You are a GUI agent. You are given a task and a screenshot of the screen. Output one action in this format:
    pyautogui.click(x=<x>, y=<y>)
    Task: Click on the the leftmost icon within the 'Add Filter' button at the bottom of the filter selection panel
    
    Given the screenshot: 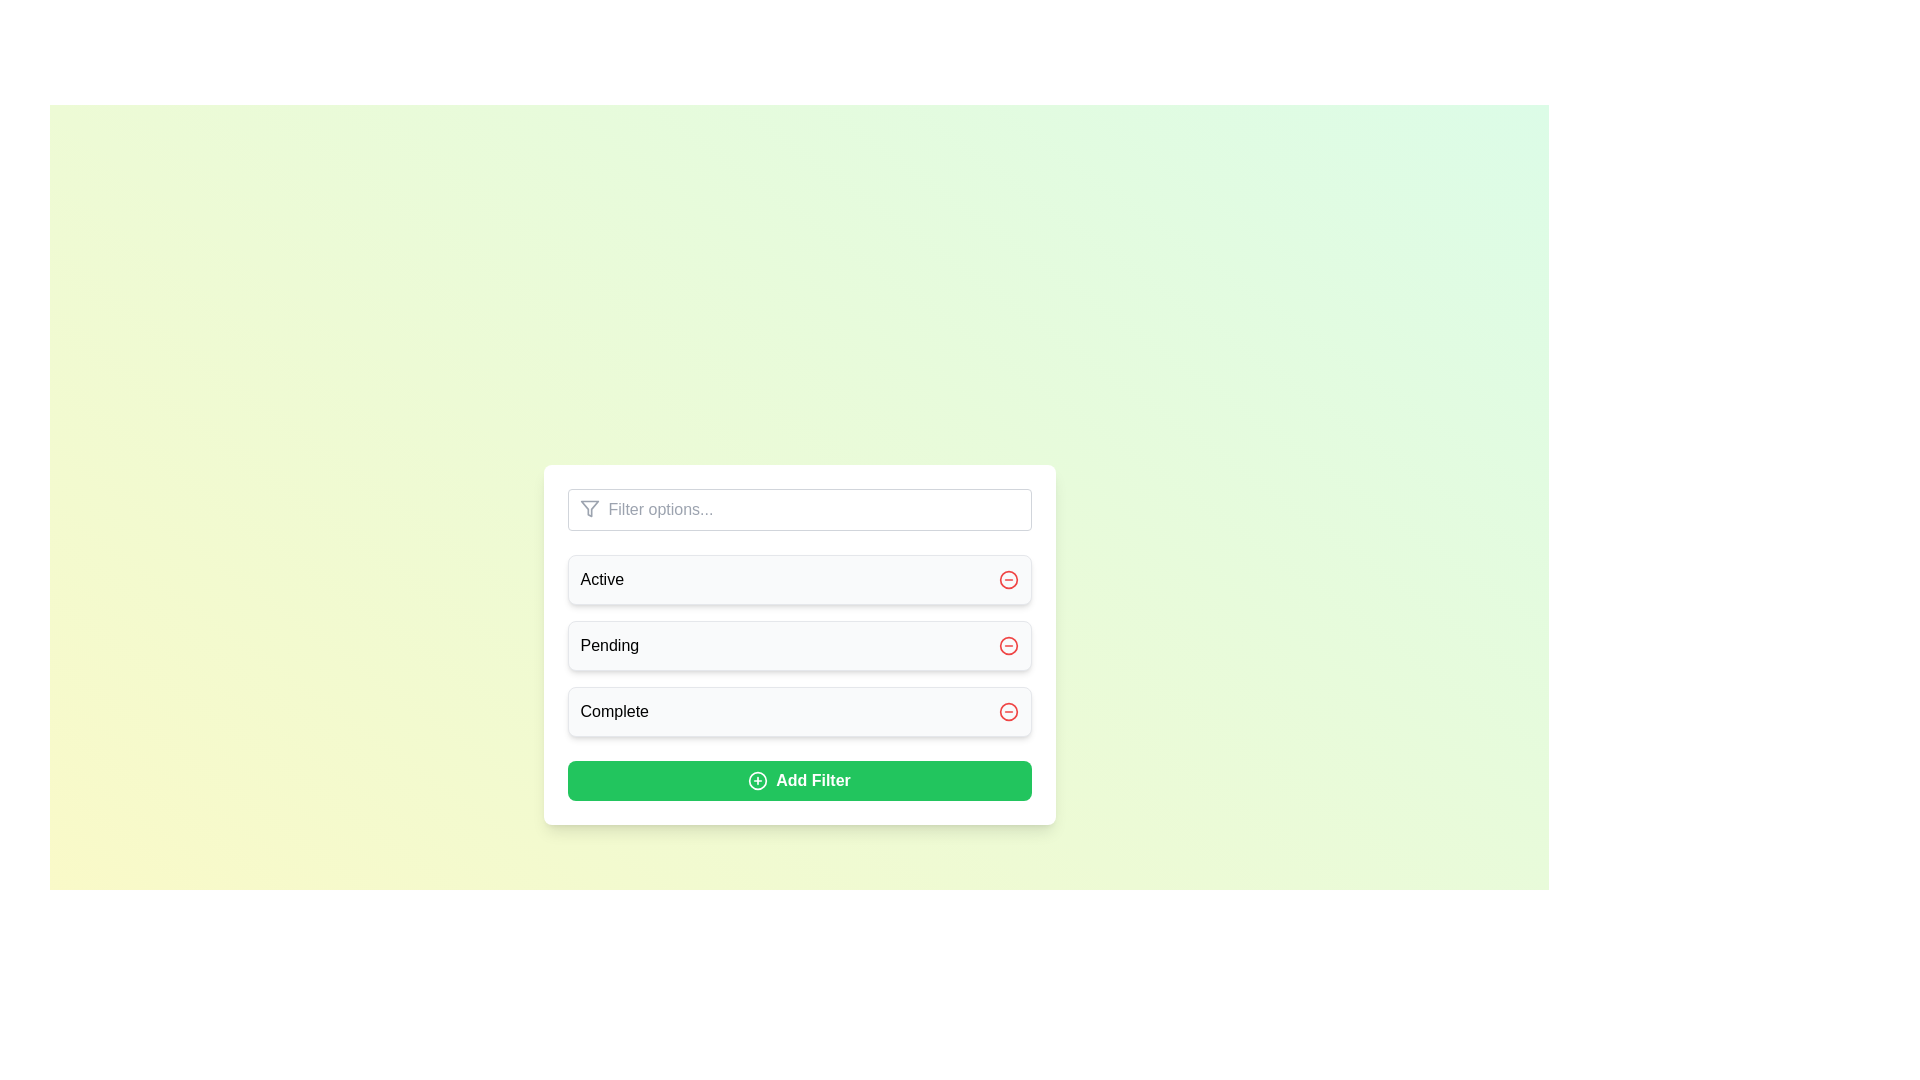 What is the action you would take?
    pyautogui.click(x=757, y=779)
    